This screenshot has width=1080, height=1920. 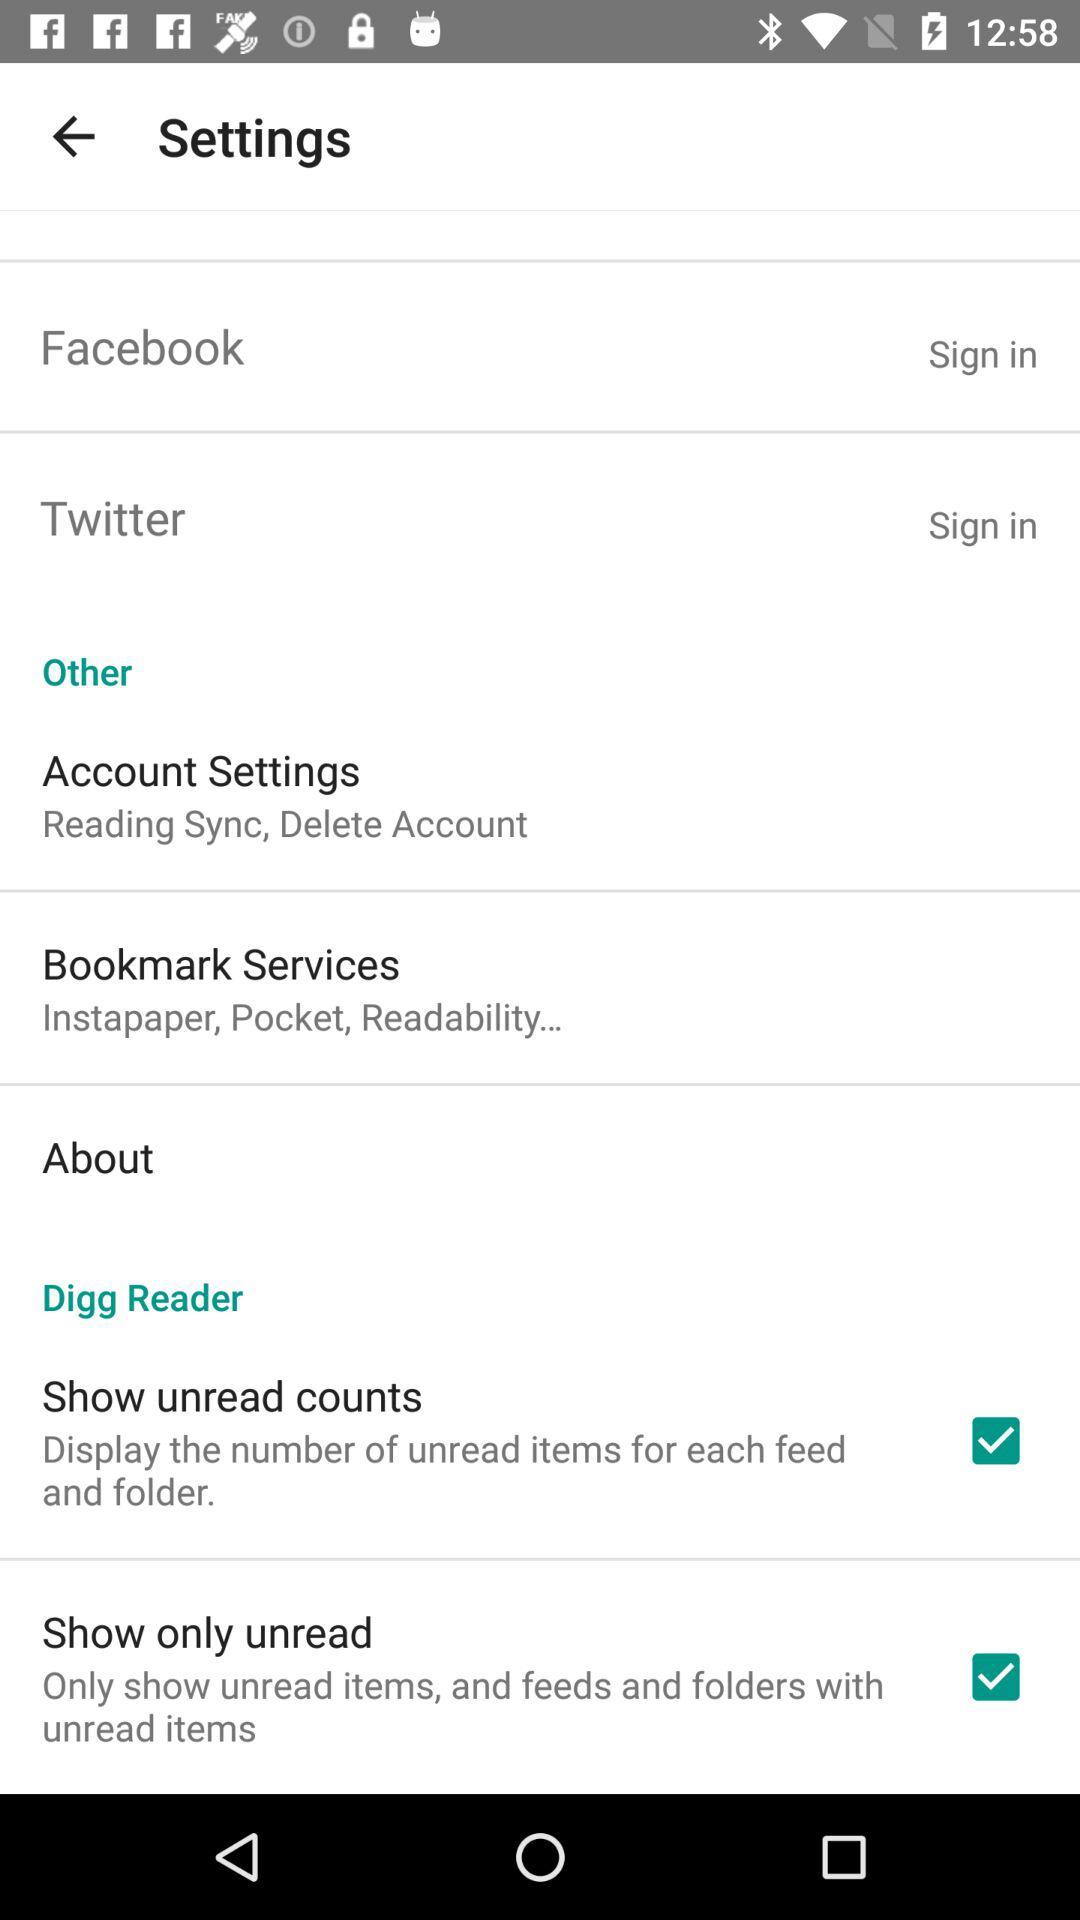 What do you see at coordinates (477, 1469) in the screenshot?
I see `display the number` at bounding box center [477, 1469].